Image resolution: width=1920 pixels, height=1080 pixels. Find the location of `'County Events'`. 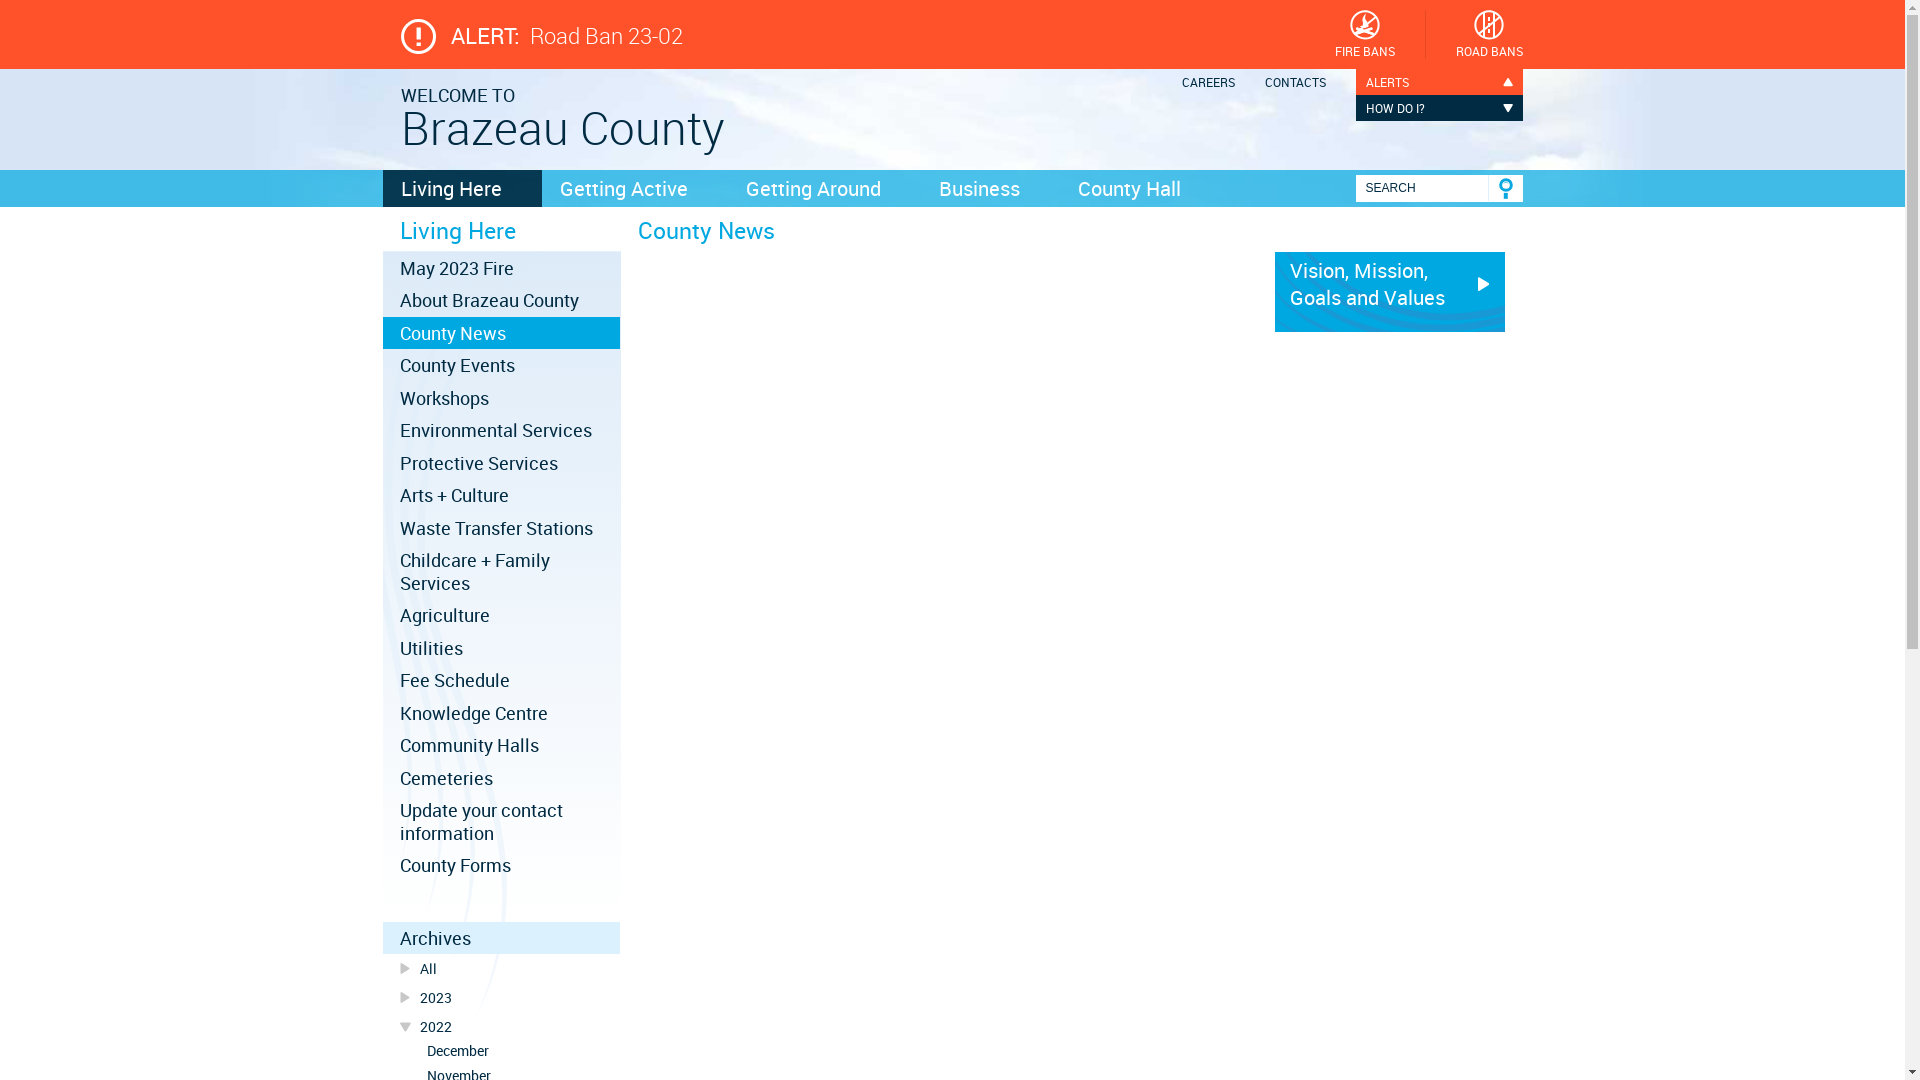

'County Events' is located at coordinates (500, 365).